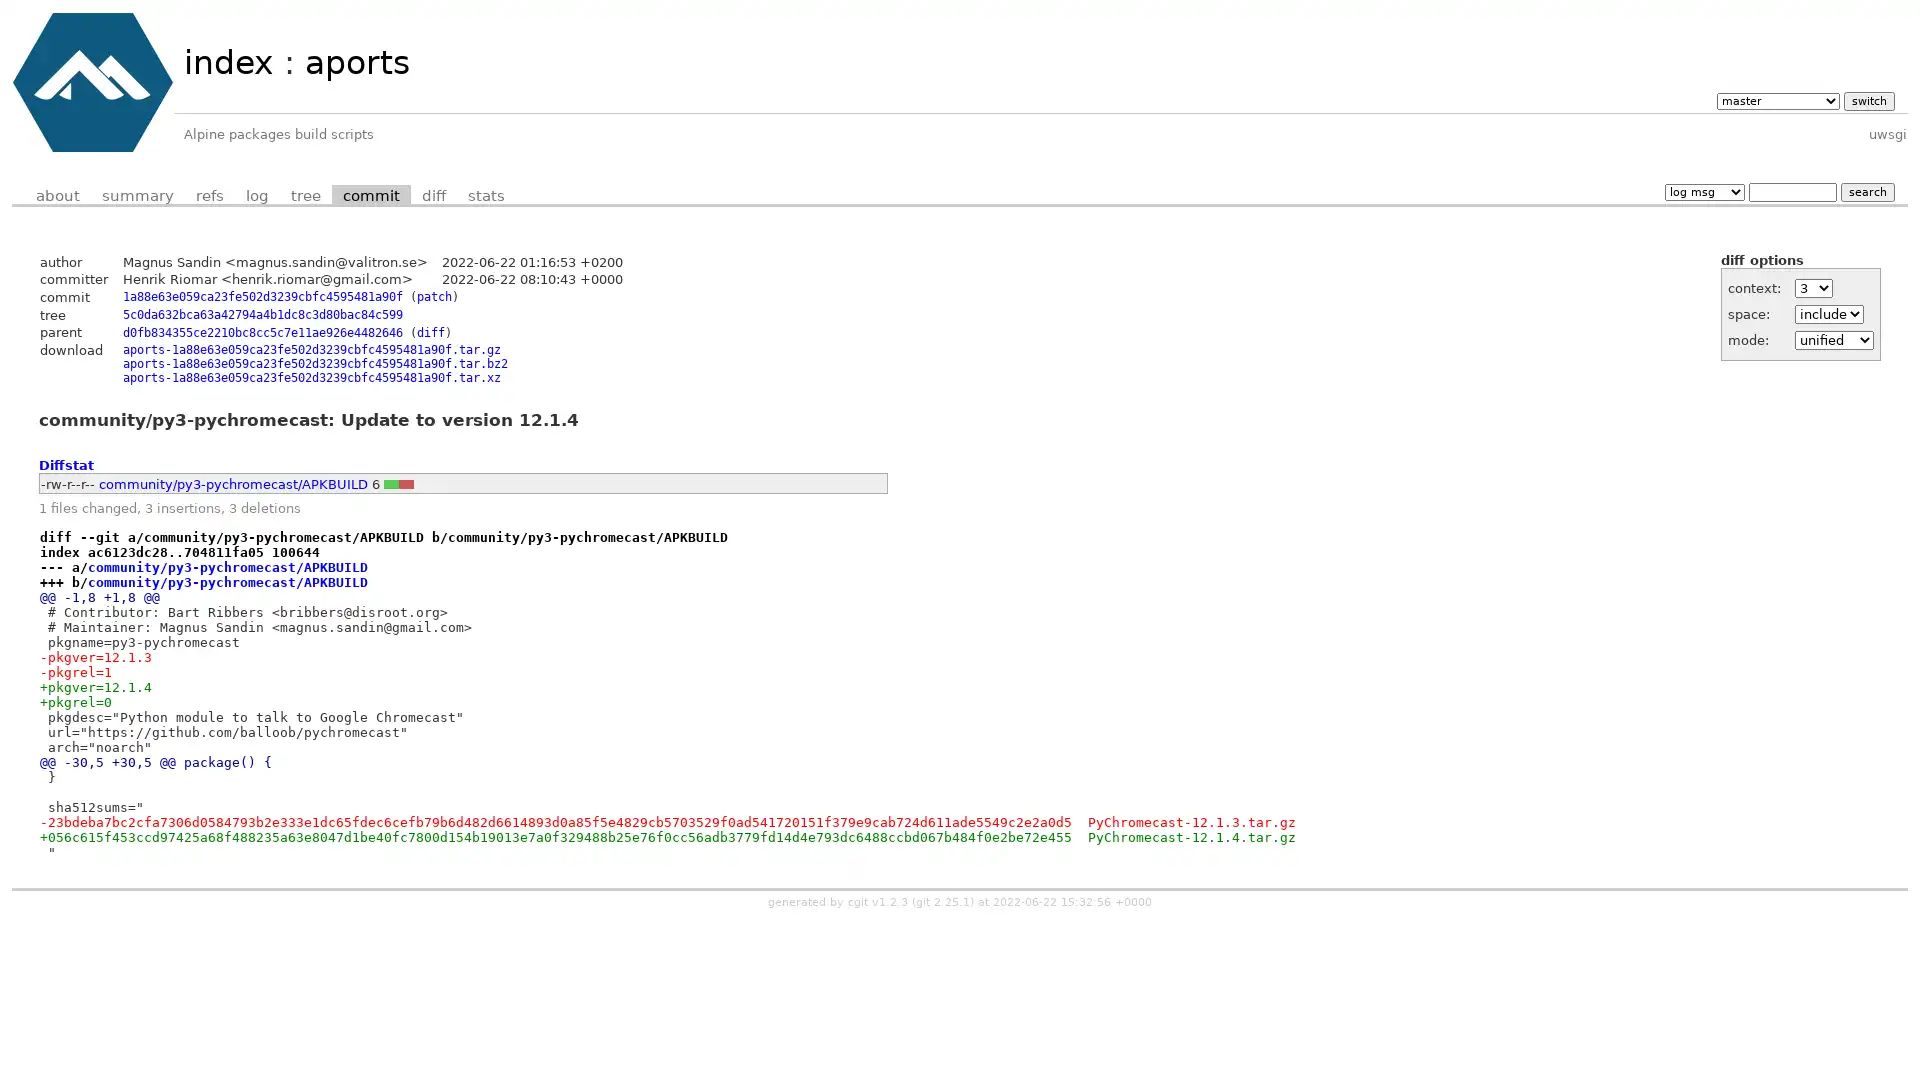 This screenshot has width=1920, height=1080. What do you see at coordinates (1867, 100) in the screenshot?
I see `switch` at bounding box center [1867, 100].